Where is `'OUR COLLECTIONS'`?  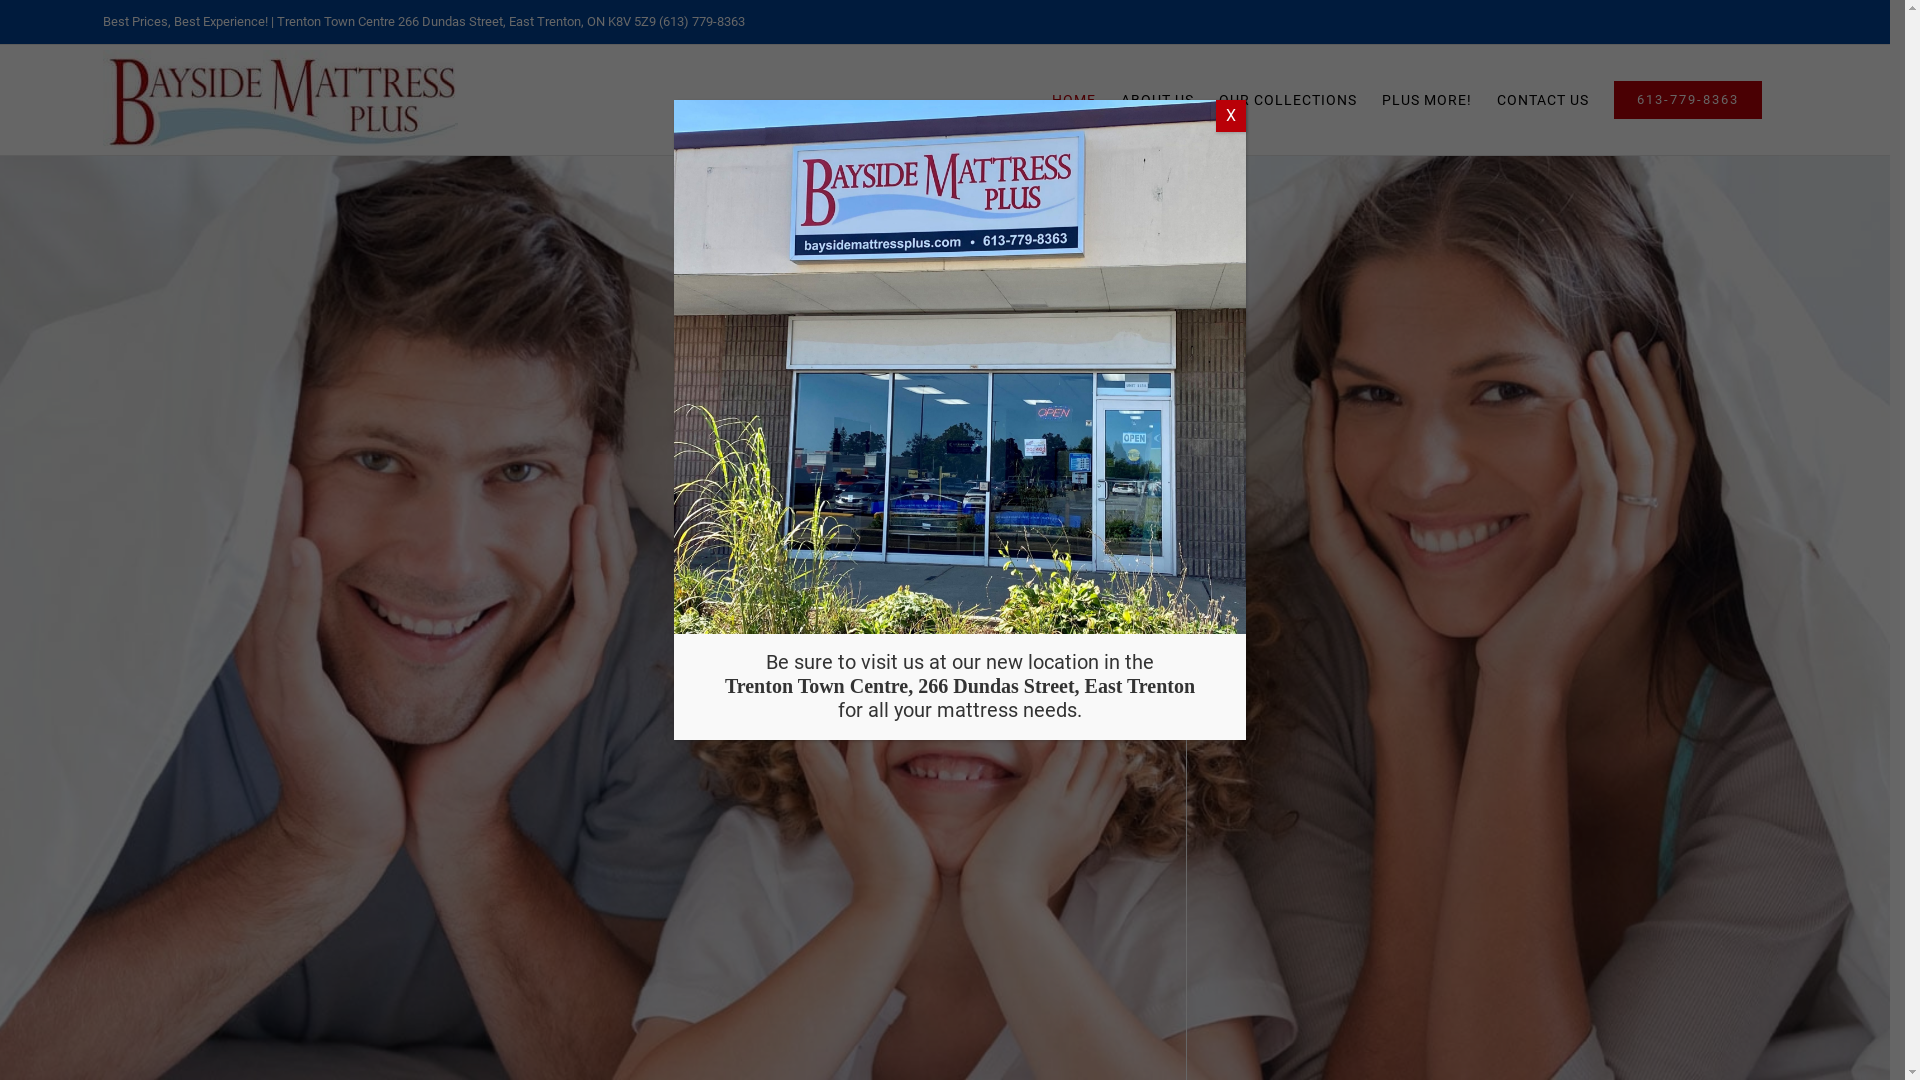
'OUR COLLECTIONS' is located at coordinates (1287, 100).